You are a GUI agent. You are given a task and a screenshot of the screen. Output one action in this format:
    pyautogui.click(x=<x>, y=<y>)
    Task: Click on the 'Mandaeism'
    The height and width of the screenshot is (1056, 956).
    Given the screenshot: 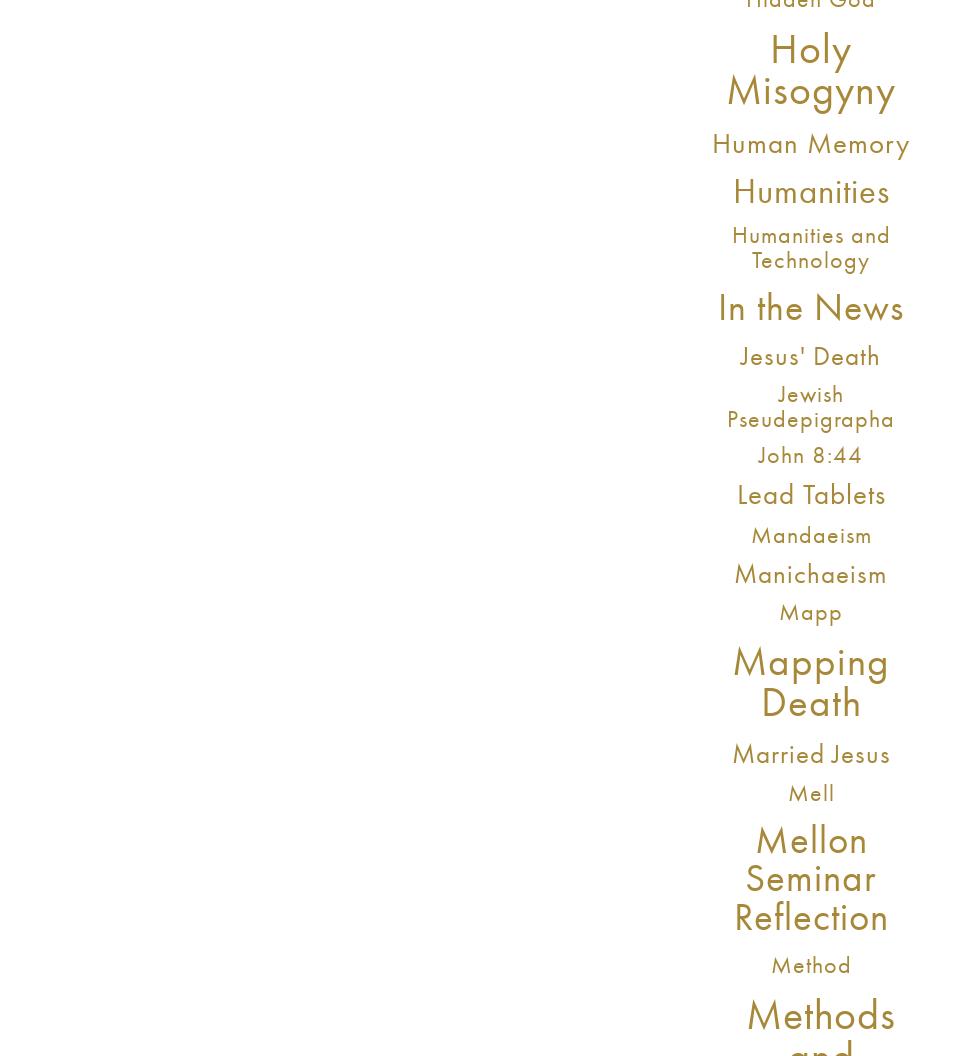 What is the action you would take?
    pyautogui.click(x=809, y=534)
    